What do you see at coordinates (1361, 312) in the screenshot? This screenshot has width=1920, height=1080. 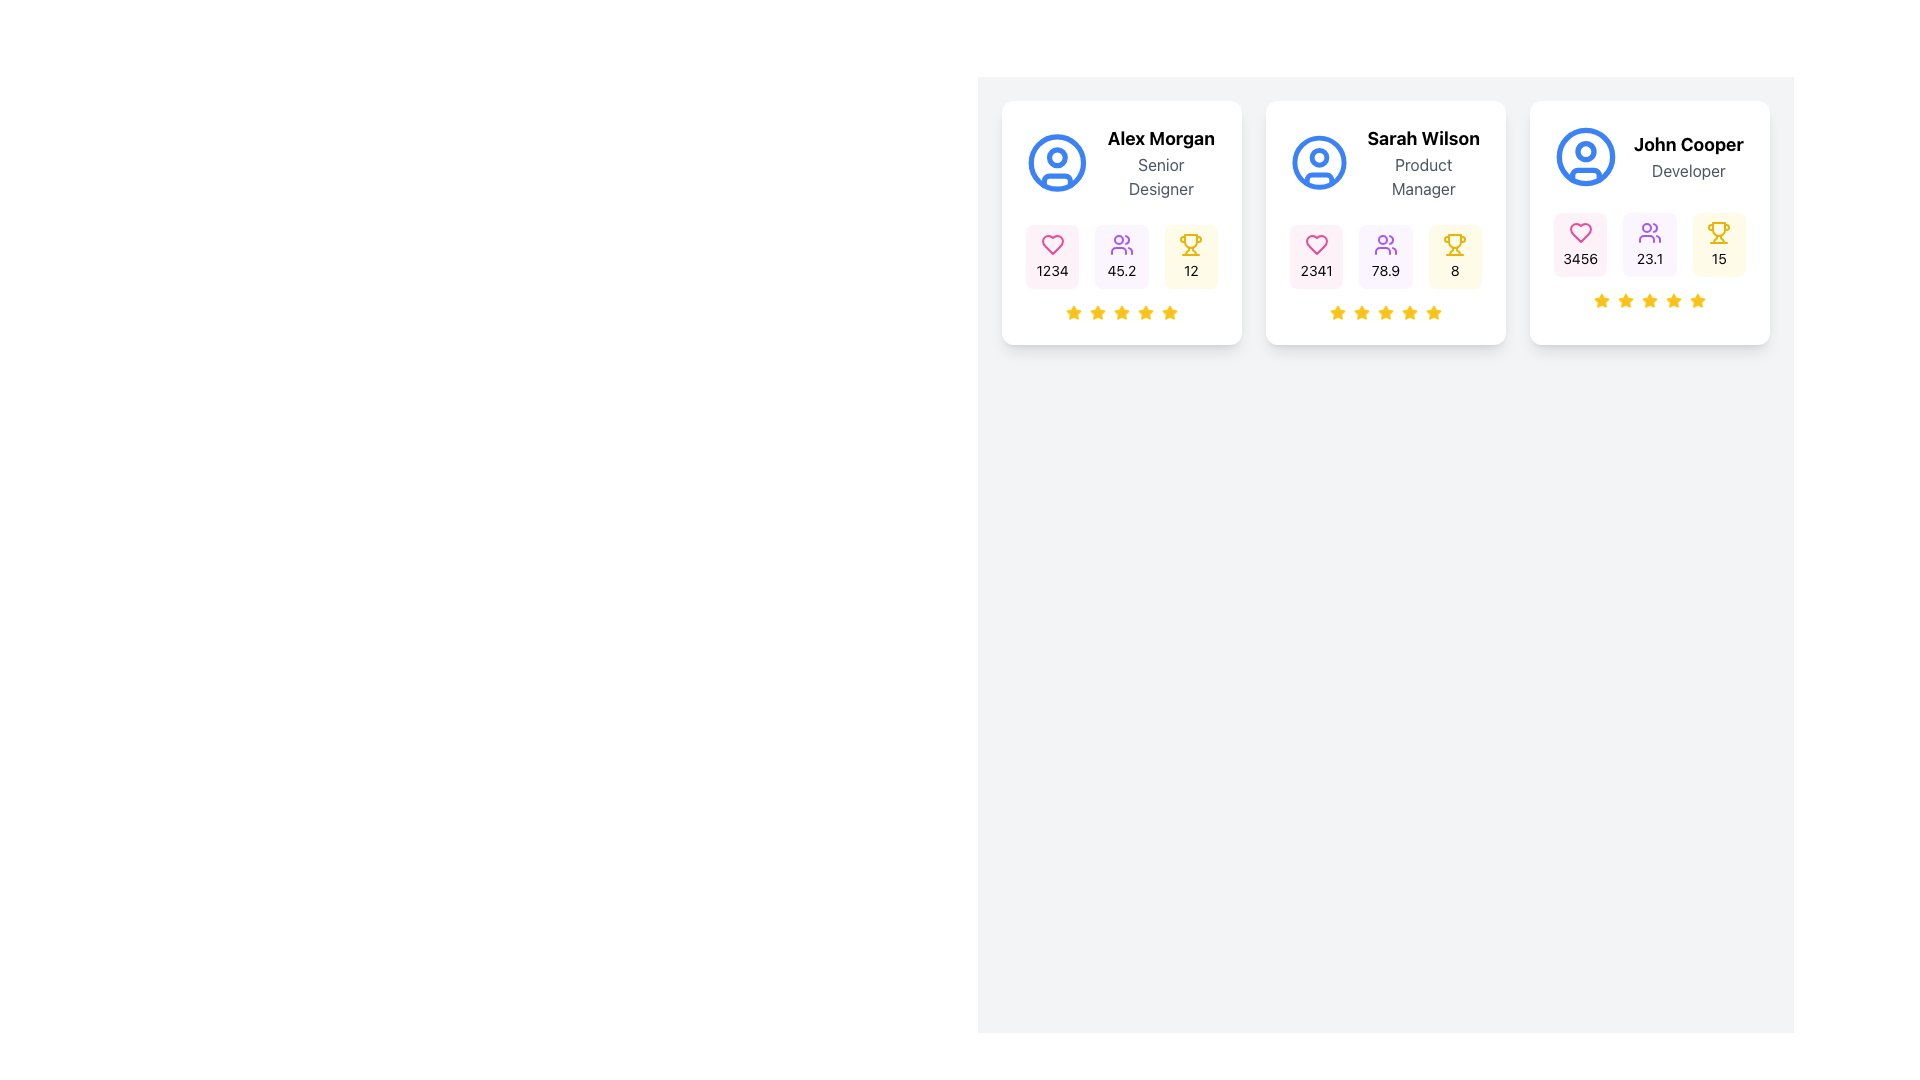 I see `the second star icon in the rating system below the name 'Sarah Wilson'` at bounding box center [1361, 312].